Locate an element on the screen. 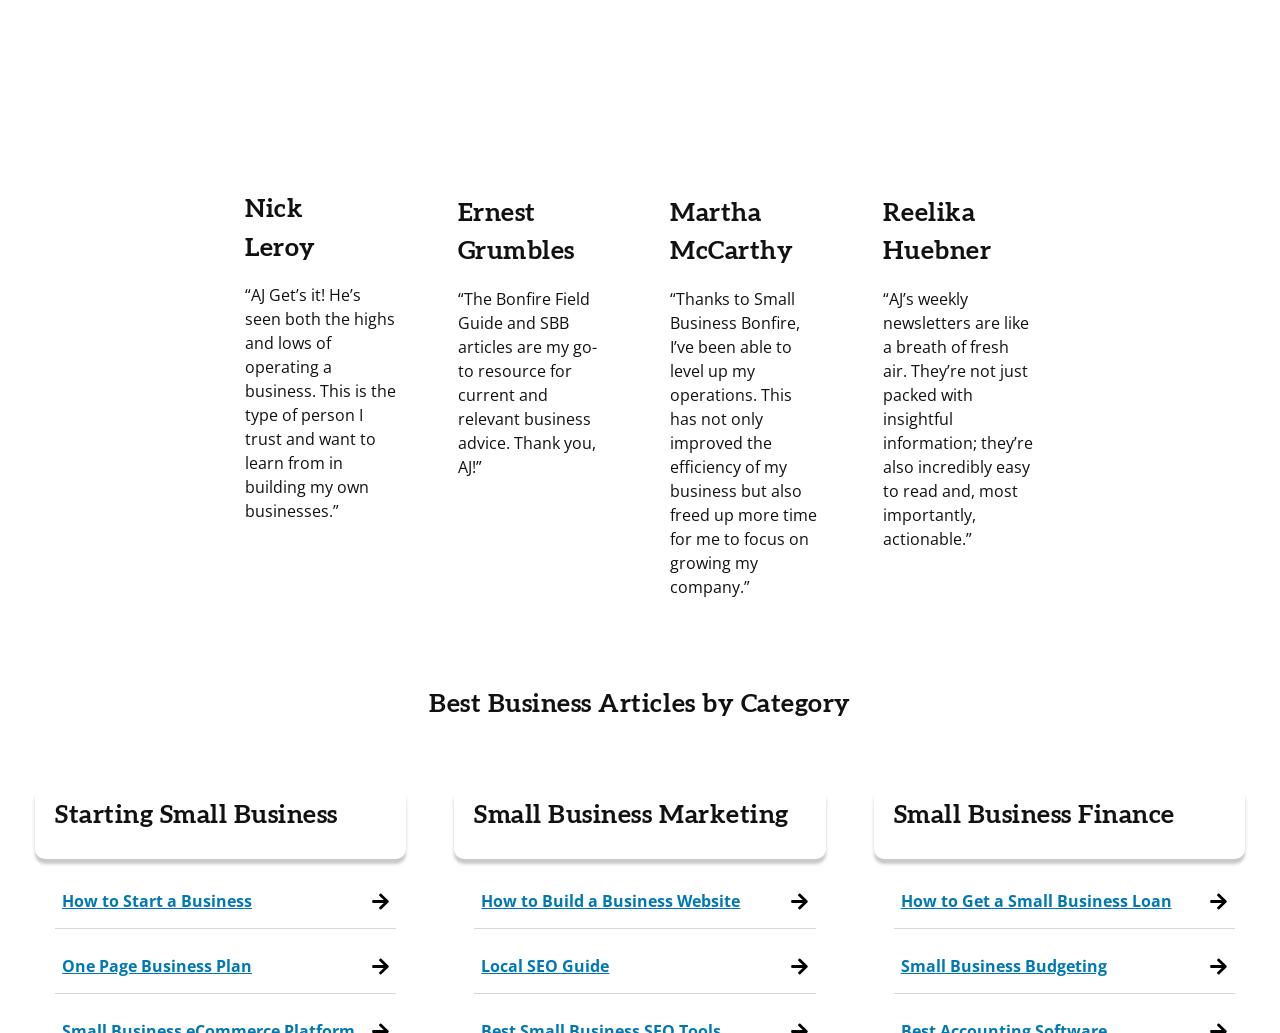  'Leroy' is located at coordinates (243, 245).